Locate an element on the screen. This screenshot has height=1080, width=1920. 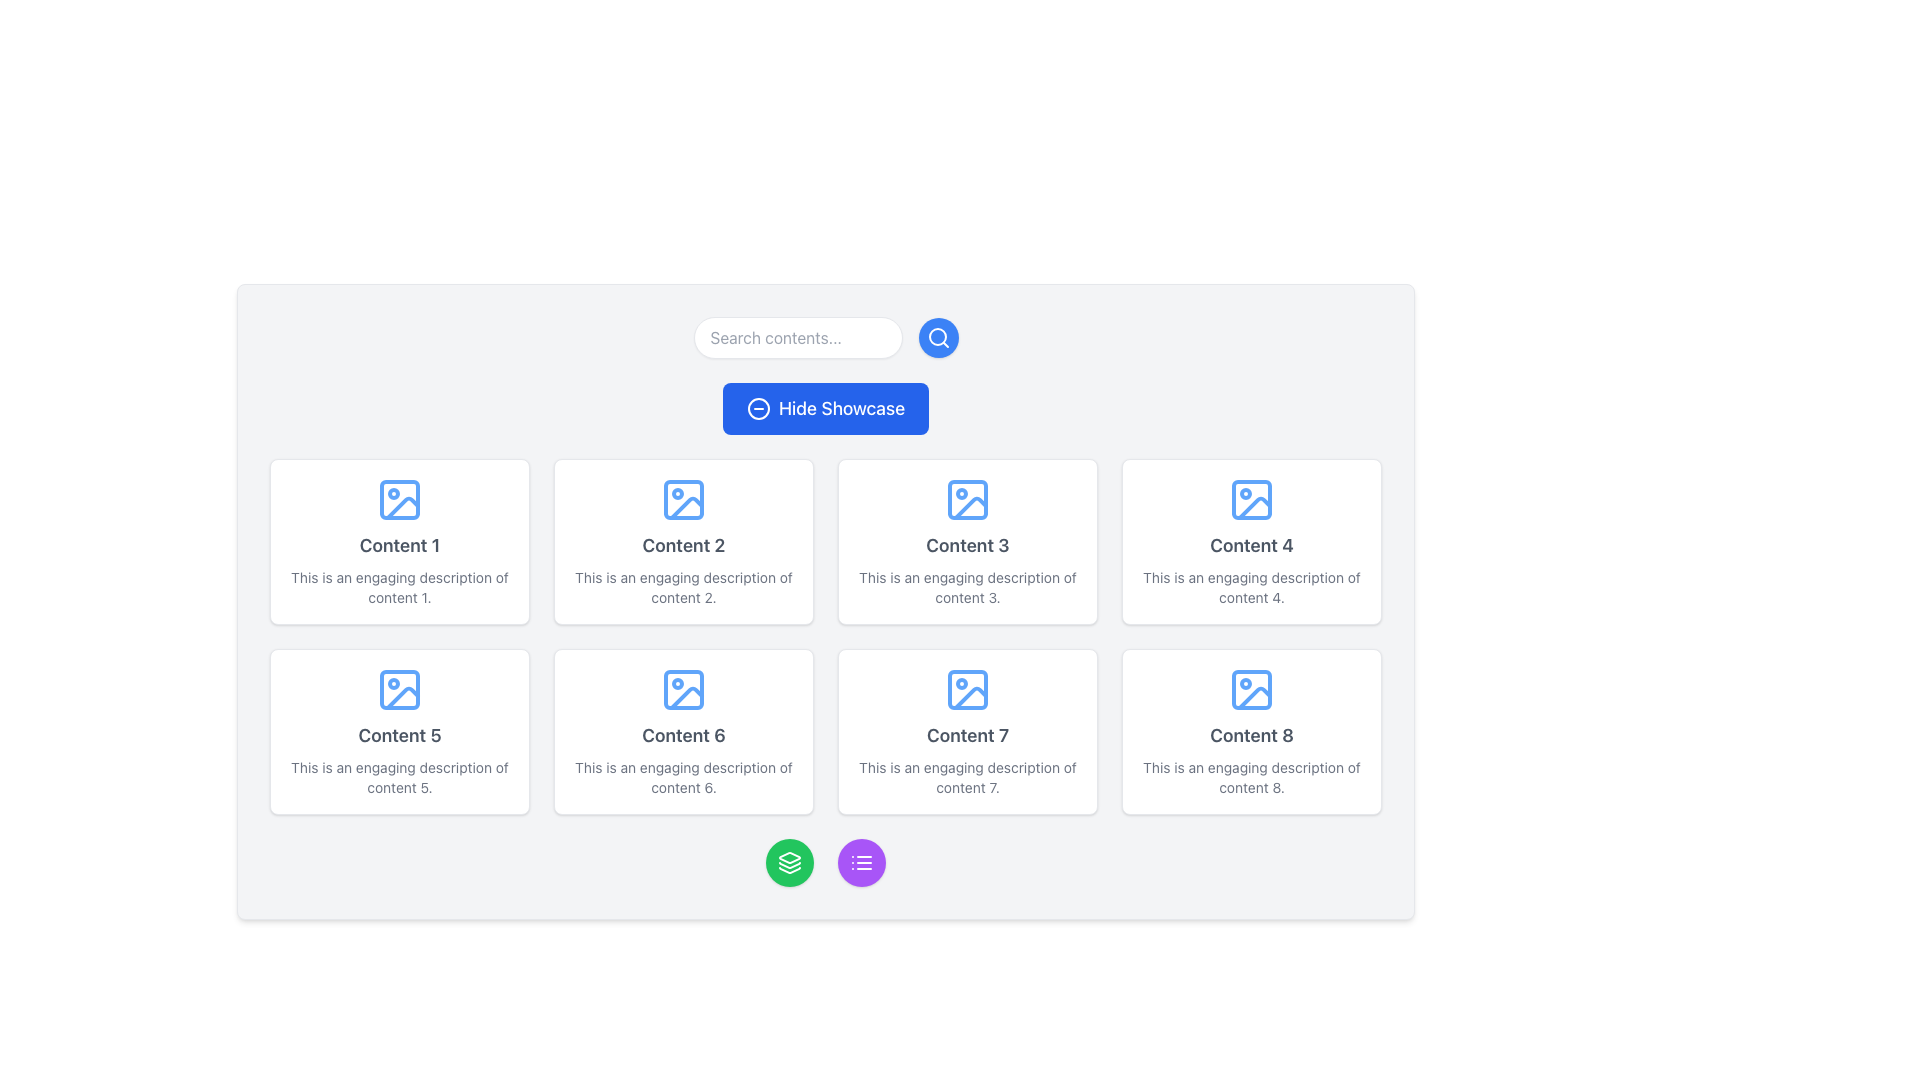
the icon button for layers located at the bottom center of the interface, to the left of a circular purple icon is located at coordinates (789, 862).